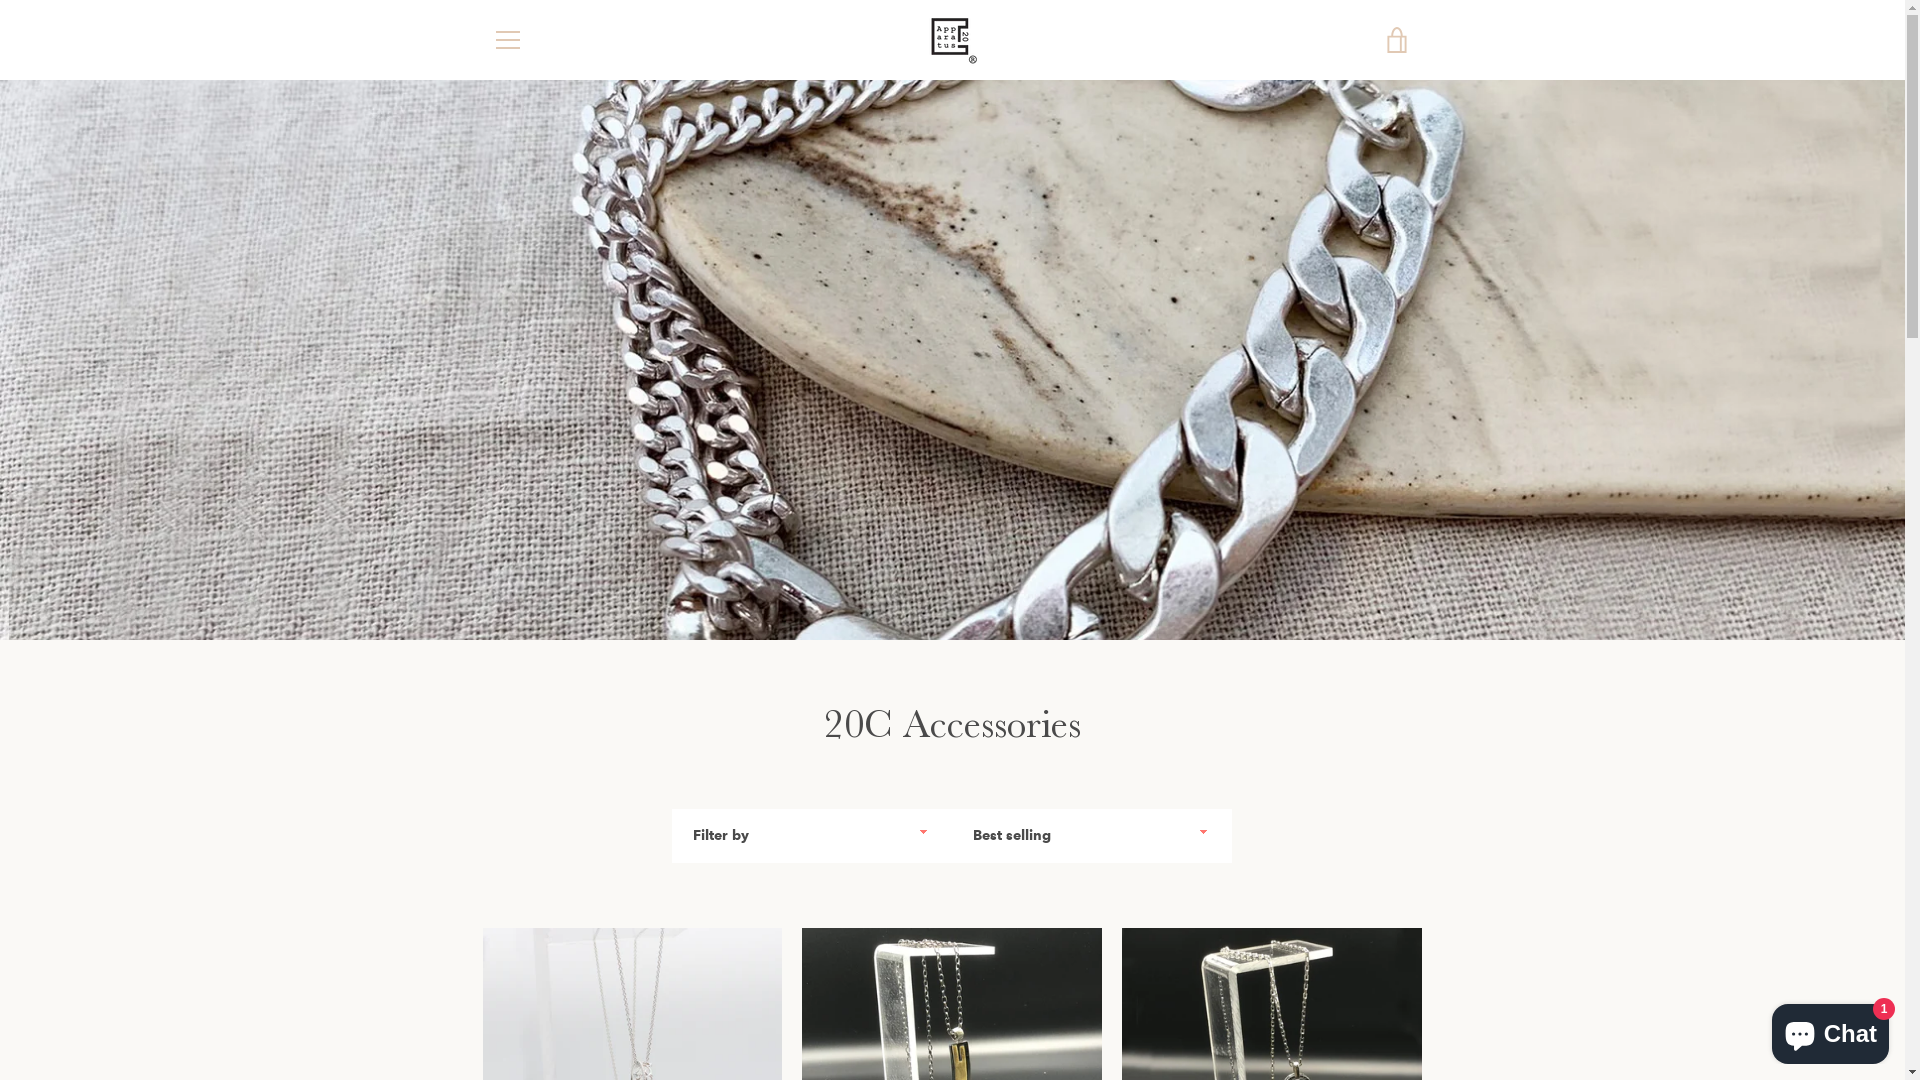 The height and width of the screenshot is (1080, 1920). Describe the element at coordinates (507, 39) in the screenshot. I see `'MENU'` at that location.